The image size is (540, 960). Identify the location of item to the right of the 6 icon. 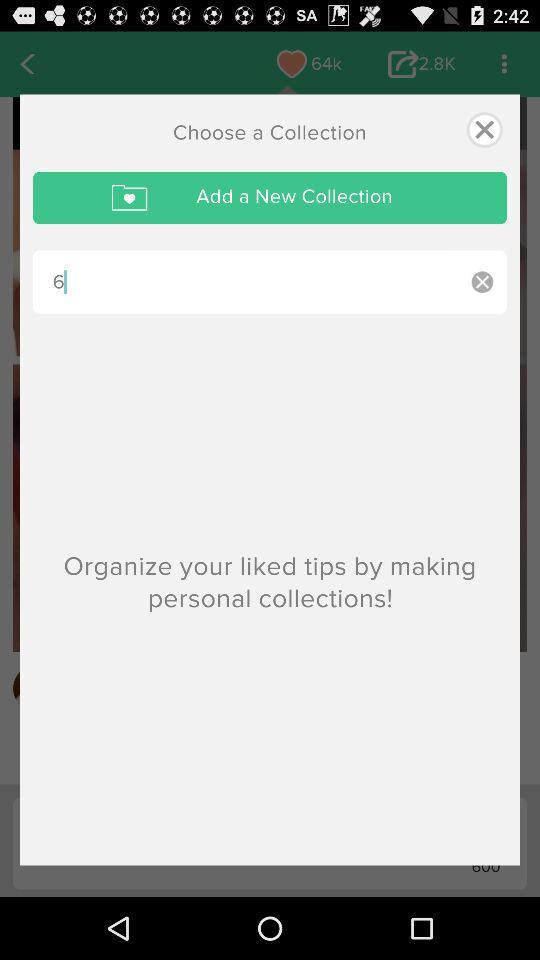
(481, 281).